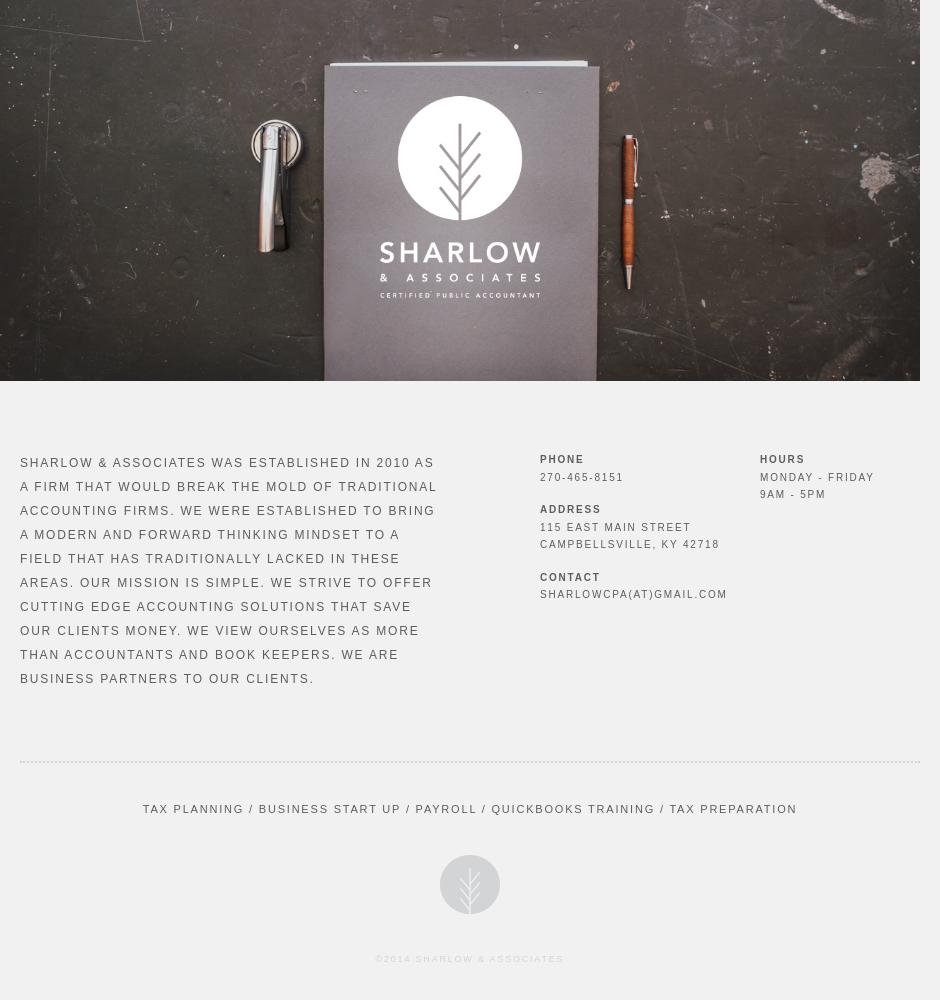 The image size is (940, 1000). What do you see at coordinates (781, 458) in the screenshot?
I see `'Hours'` at bounding box center [781, 458].